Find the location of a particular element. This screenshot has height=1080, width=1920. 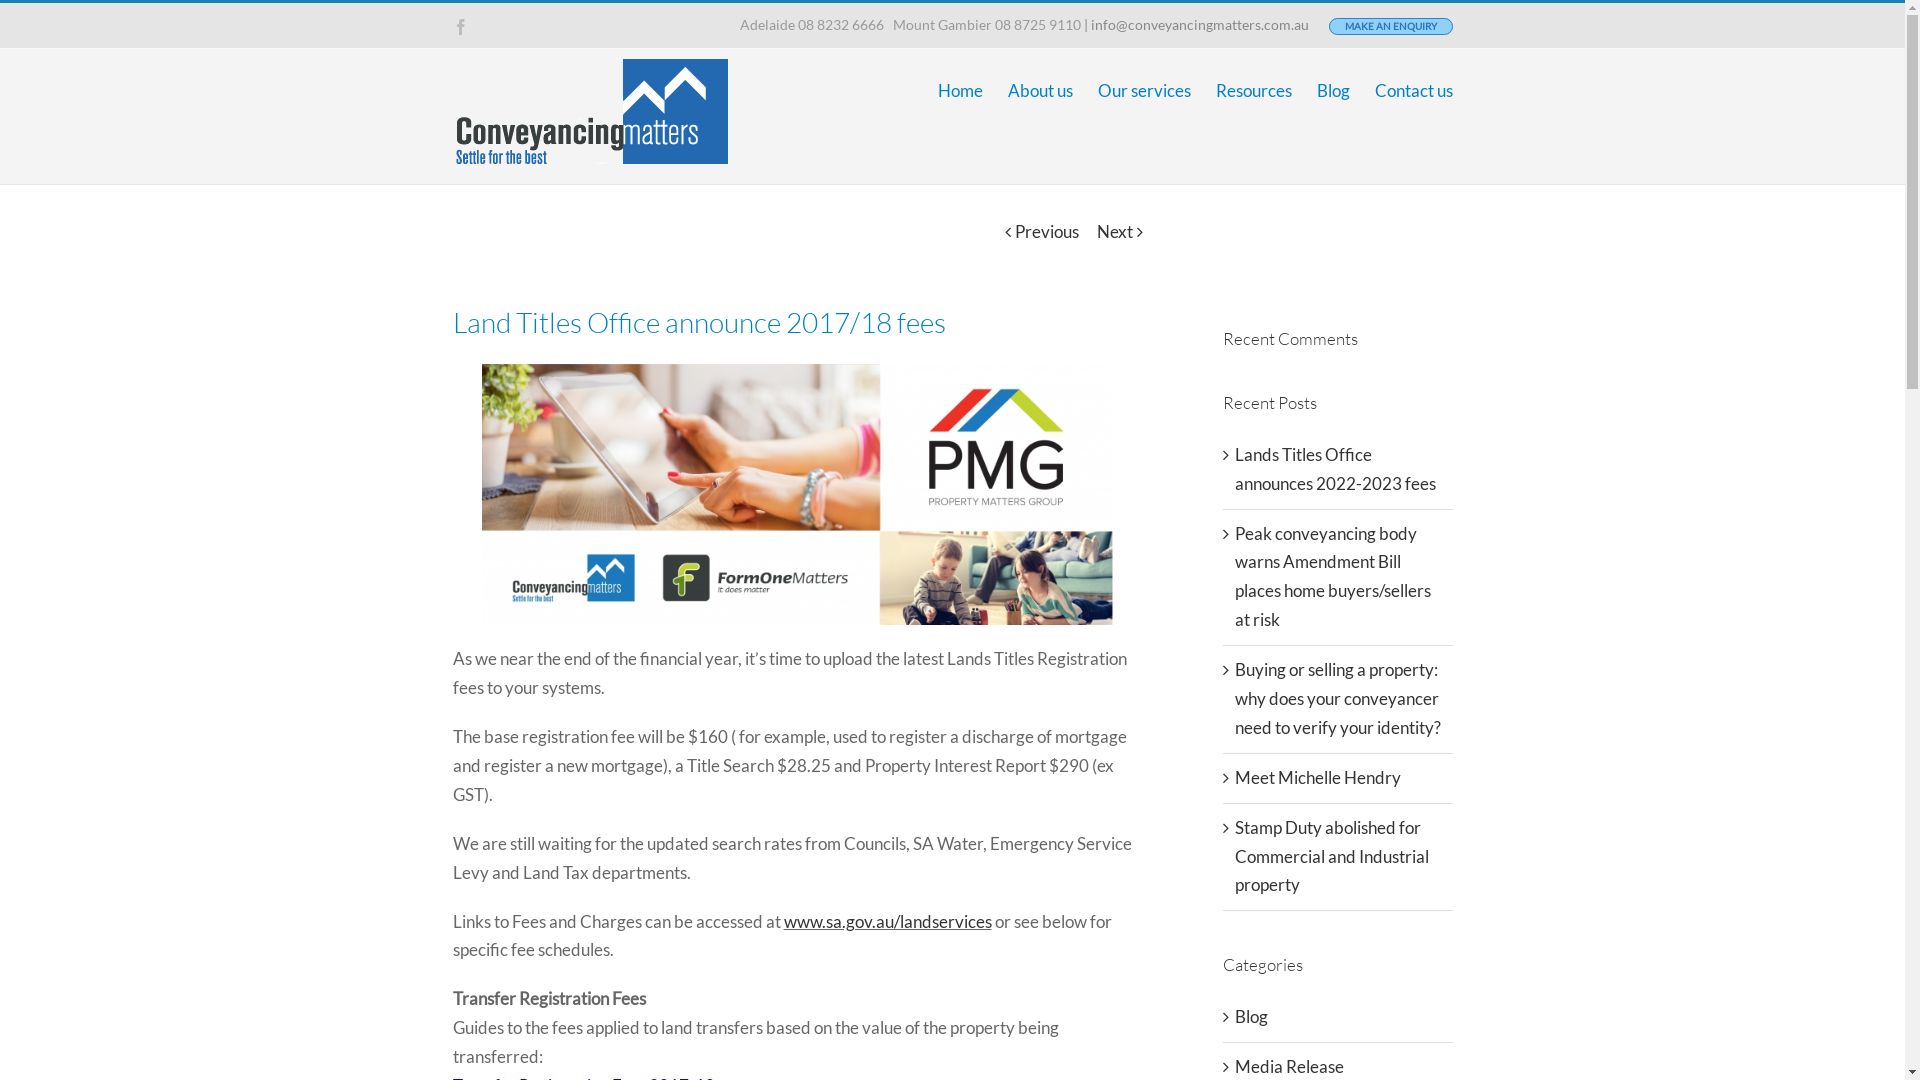

'MAKE AN ENQUIRY' is located at coordinates (1389, 26).